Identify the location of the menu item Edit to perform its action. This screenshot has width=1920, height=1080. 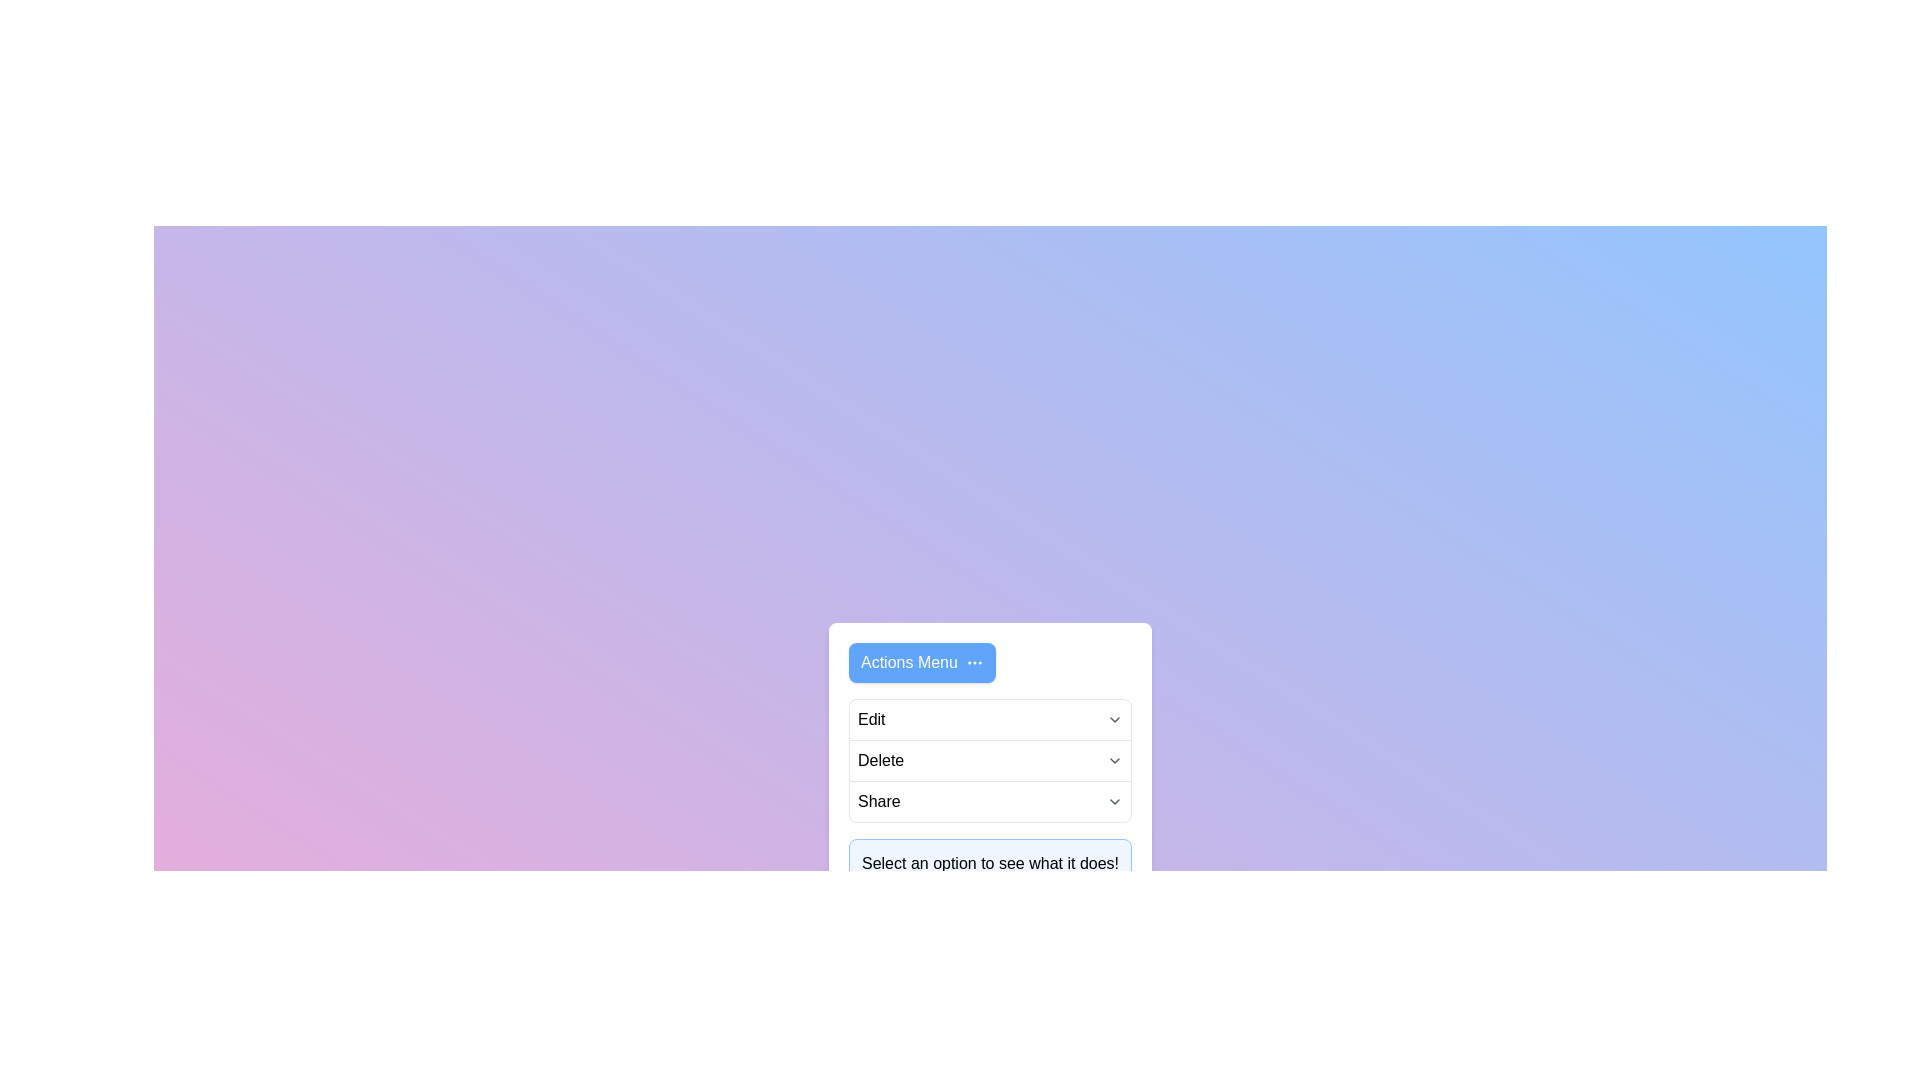
(871, 720).